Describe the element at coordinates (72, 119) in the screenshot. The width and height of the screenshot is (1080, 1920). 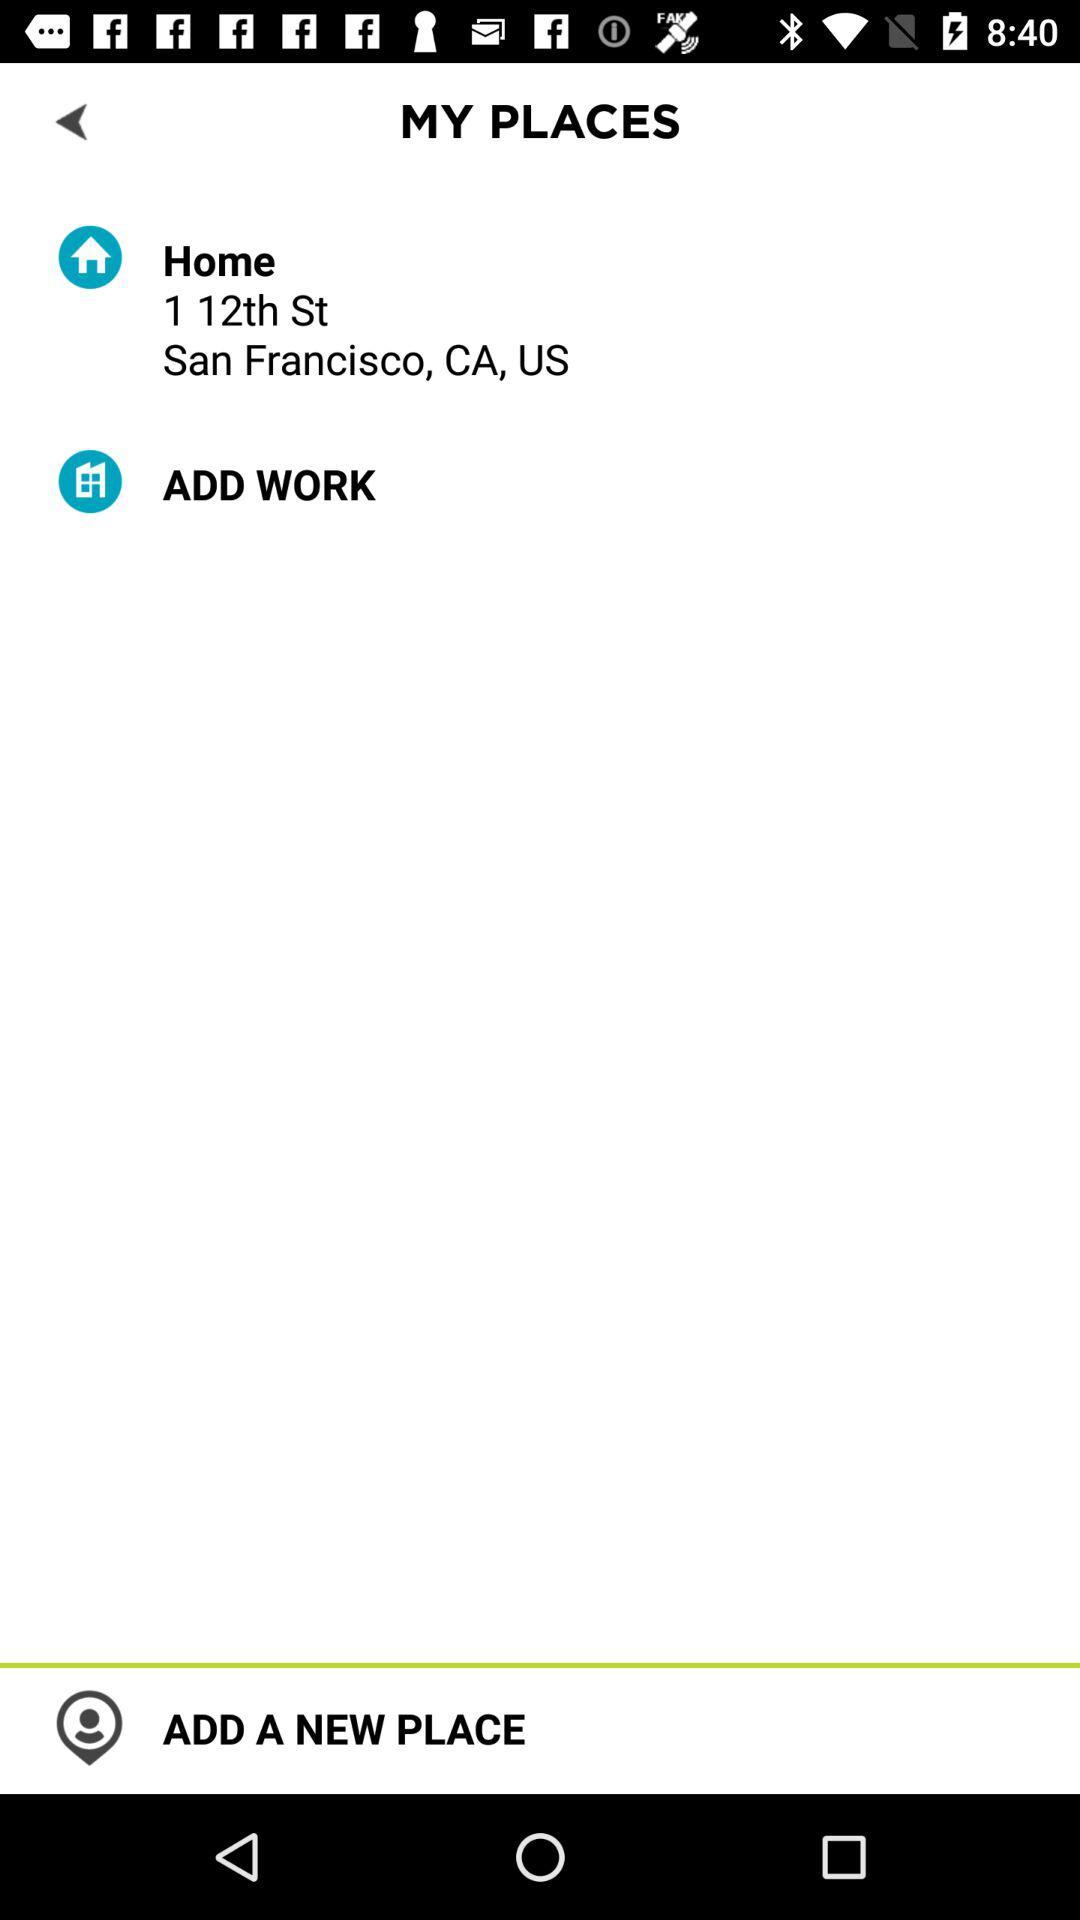
I see `go back` at that location.